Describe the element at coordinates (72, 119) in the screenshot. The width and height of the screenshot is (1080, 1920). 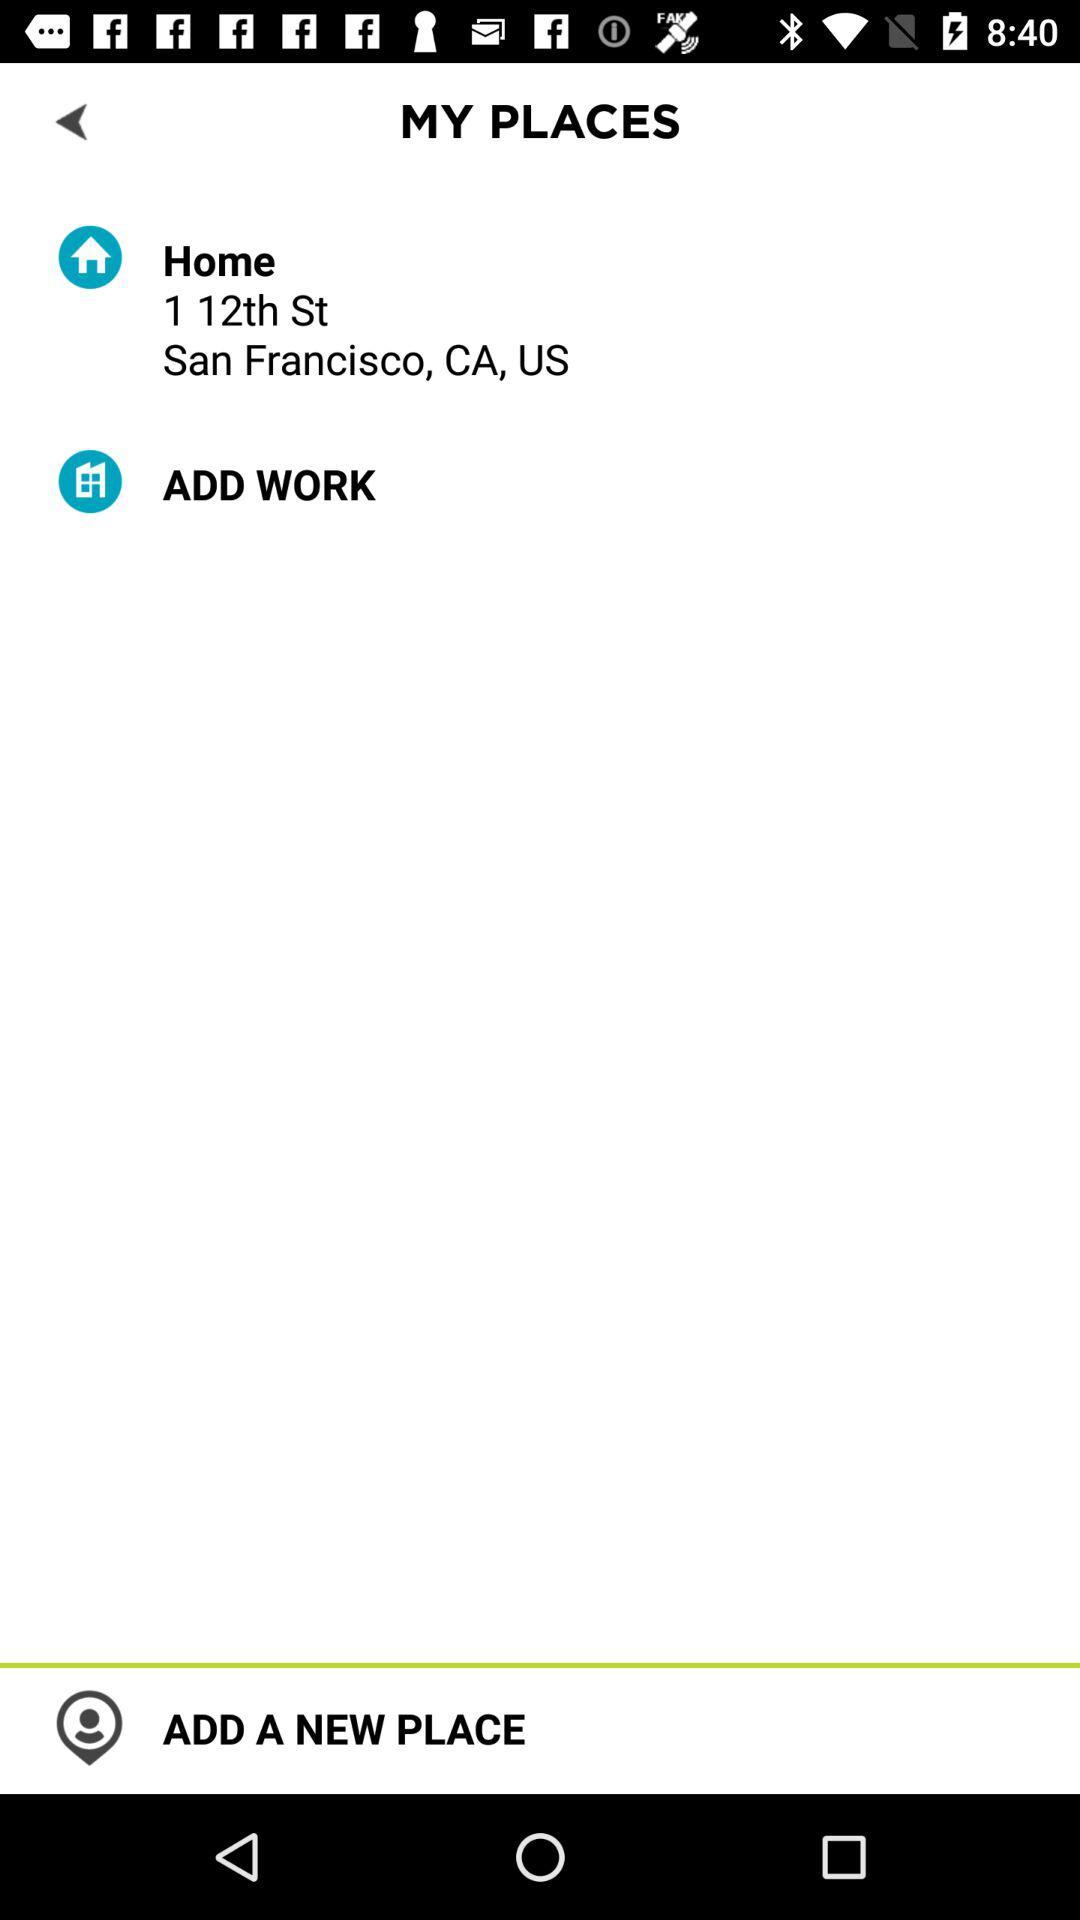
I see `go back` at that location.